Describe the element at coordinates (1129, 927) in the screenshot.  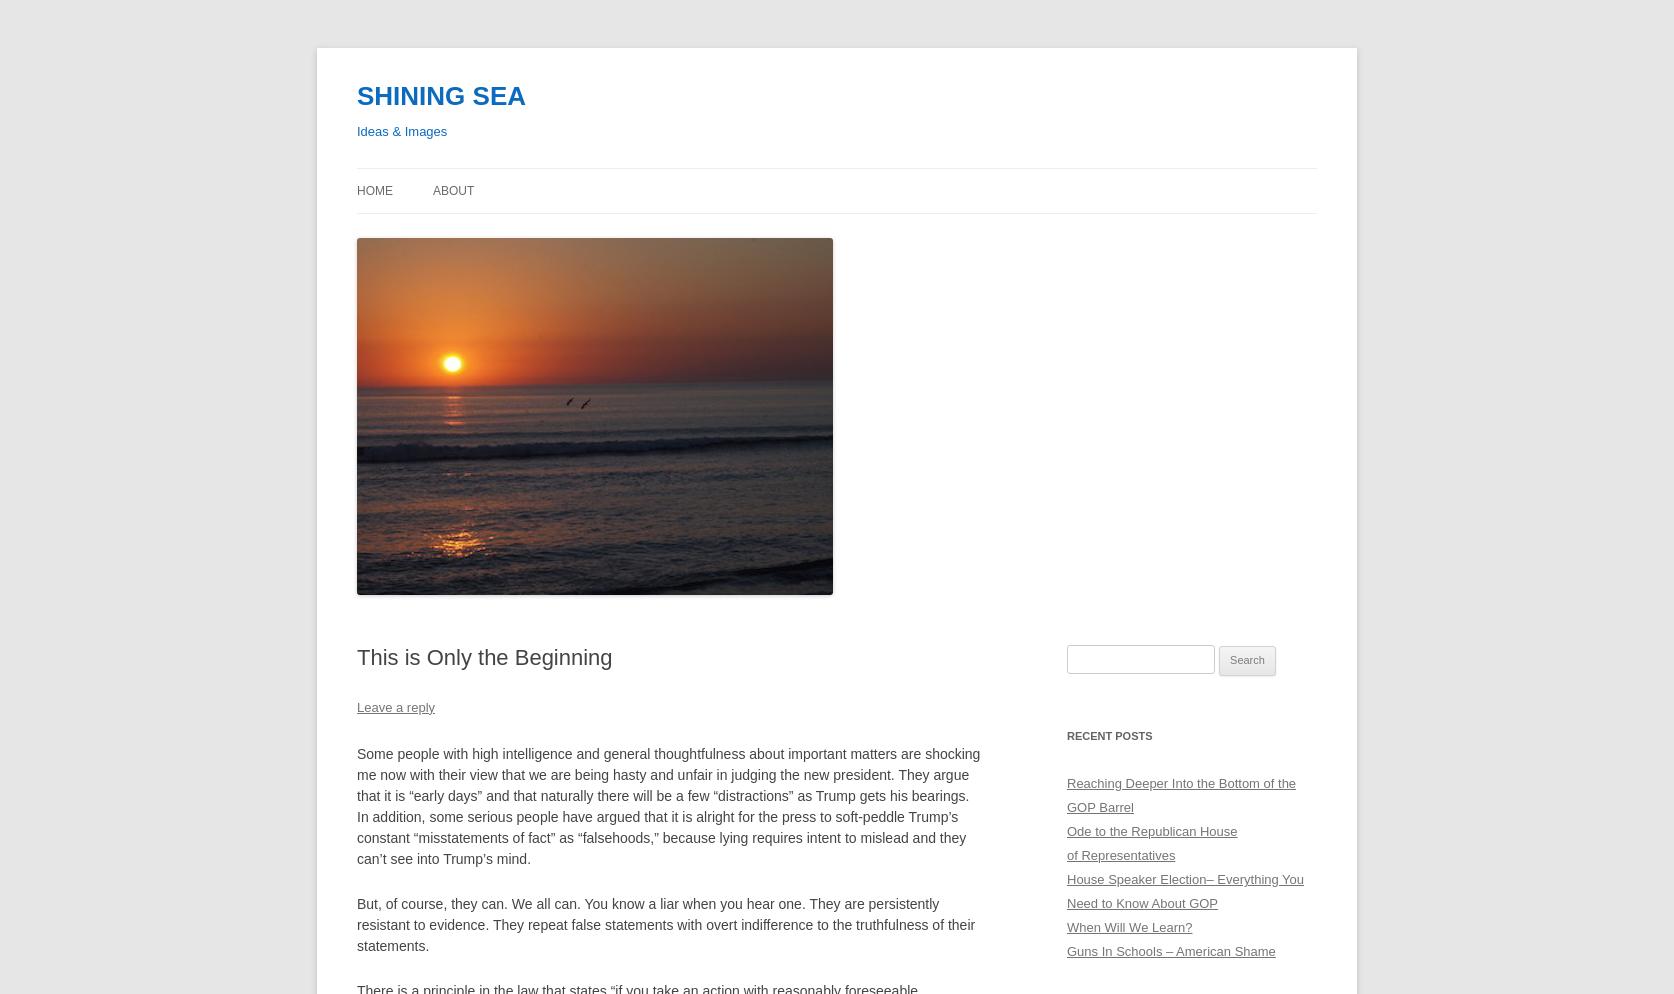
I see `'When Will We Learn?'` at that location.